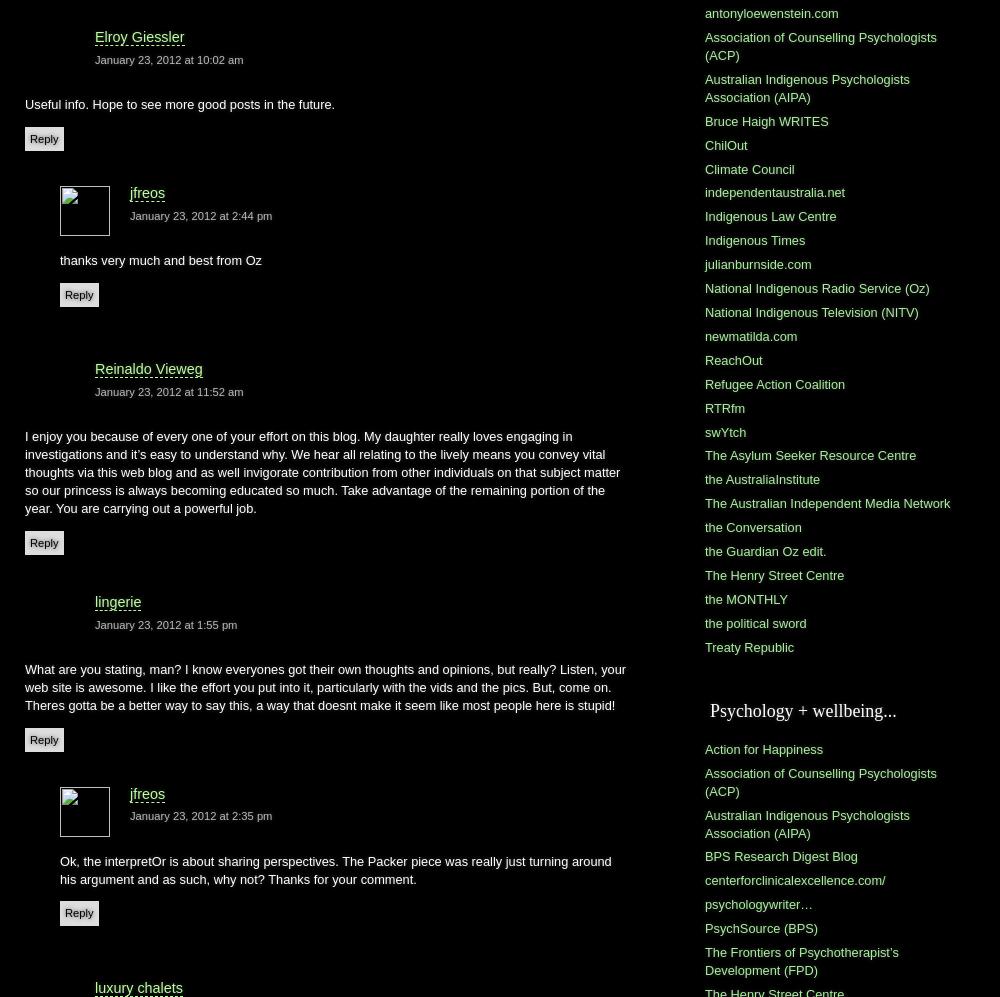 Image resolution: width=1000 pixels, height=997 pixels. Describe the element at coordinates (766, 120) in the screenshot. I see `'Bruce Haigh WRITES'` at that location.